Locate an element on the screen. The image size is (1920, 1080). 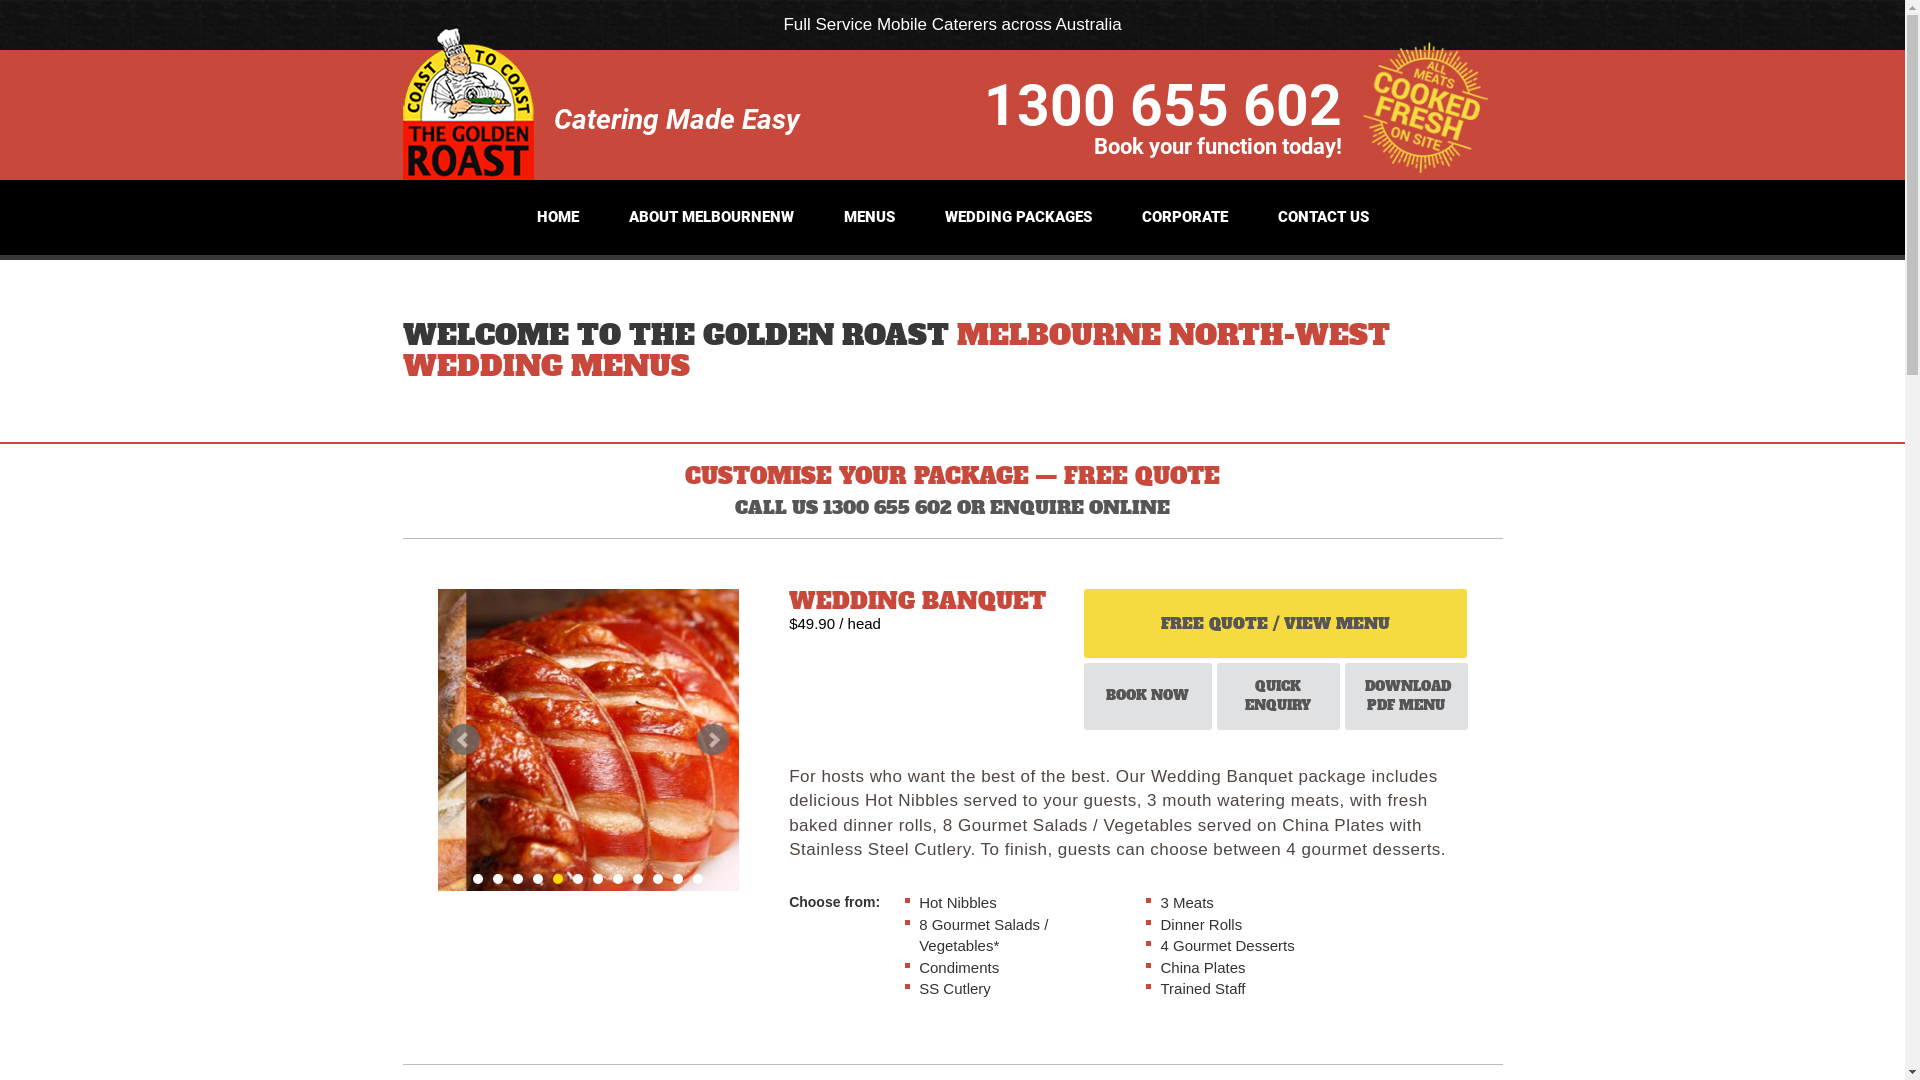
'3' is located at coordinates (518, 878).